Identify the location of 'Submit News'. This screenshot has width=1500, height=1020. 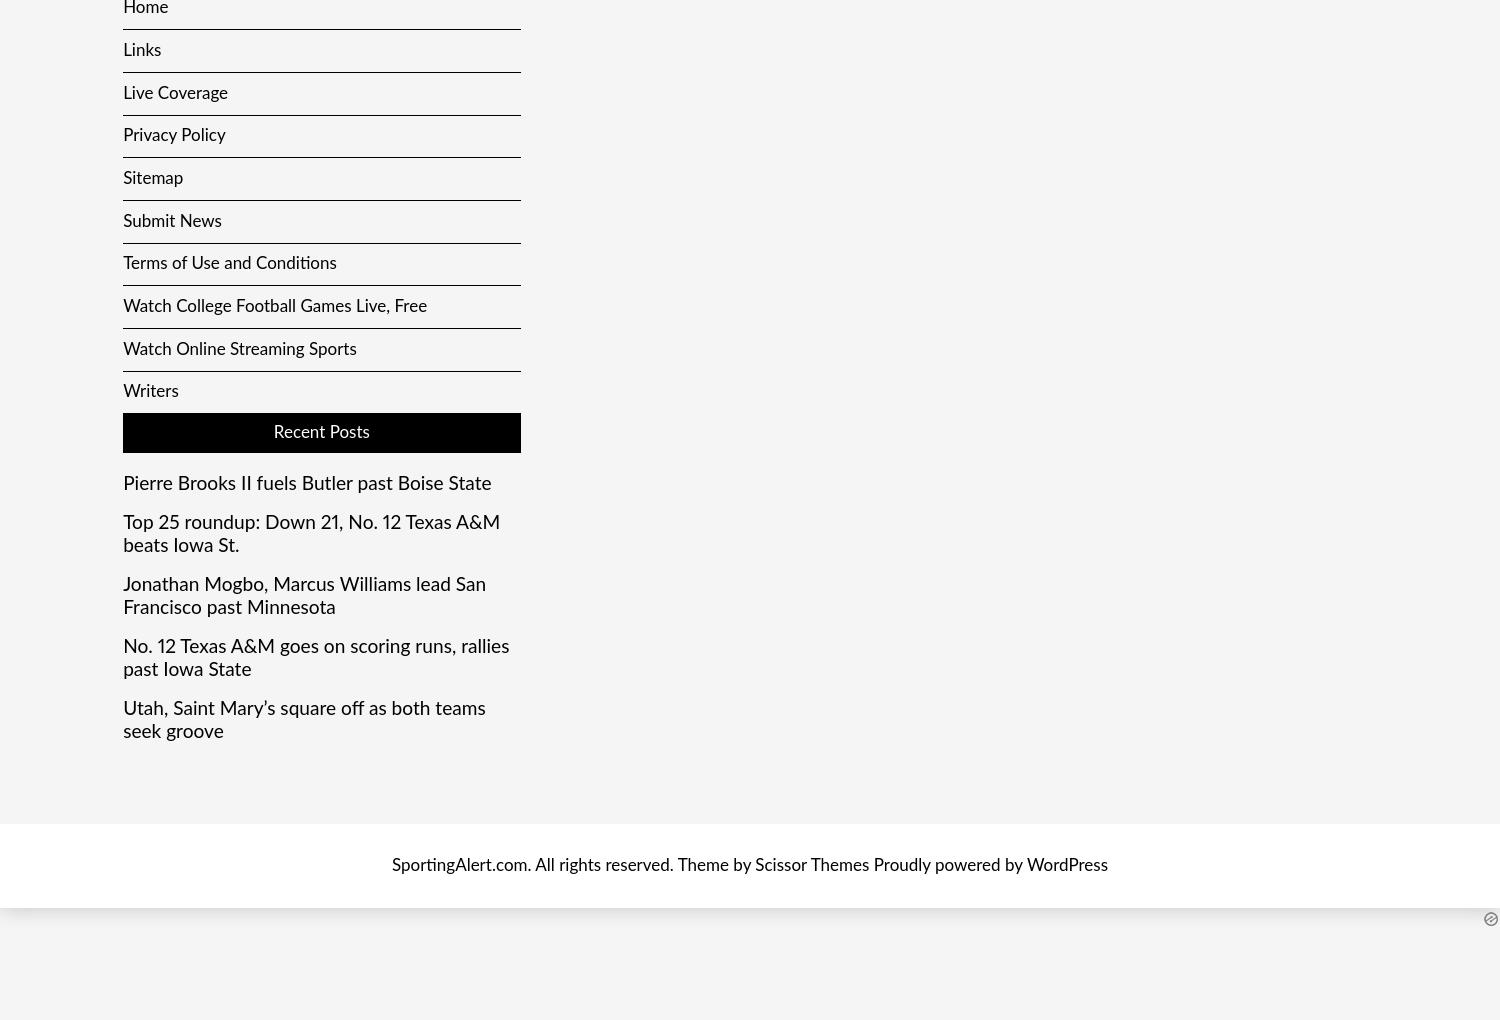
(122, 220).